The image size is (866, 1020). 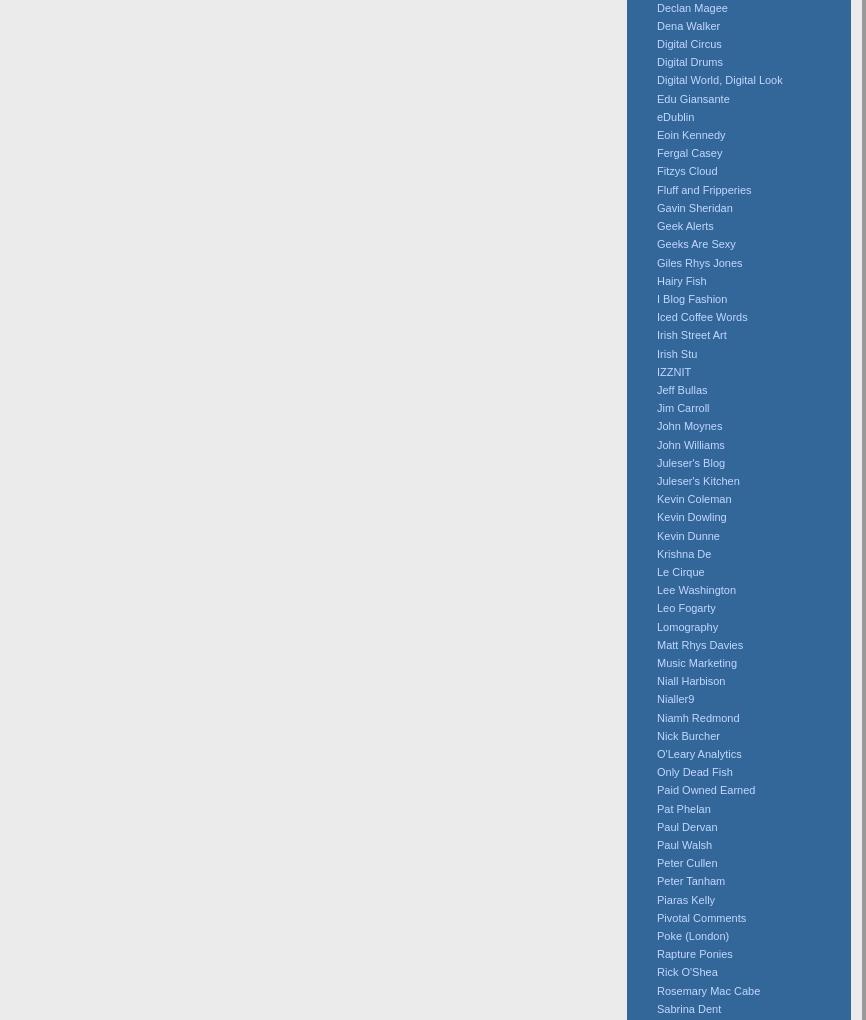 What do you see at coordinates (685, 862) in the screenshot?
I see `'Peter Cullen'` at bounding box center [685, 862].